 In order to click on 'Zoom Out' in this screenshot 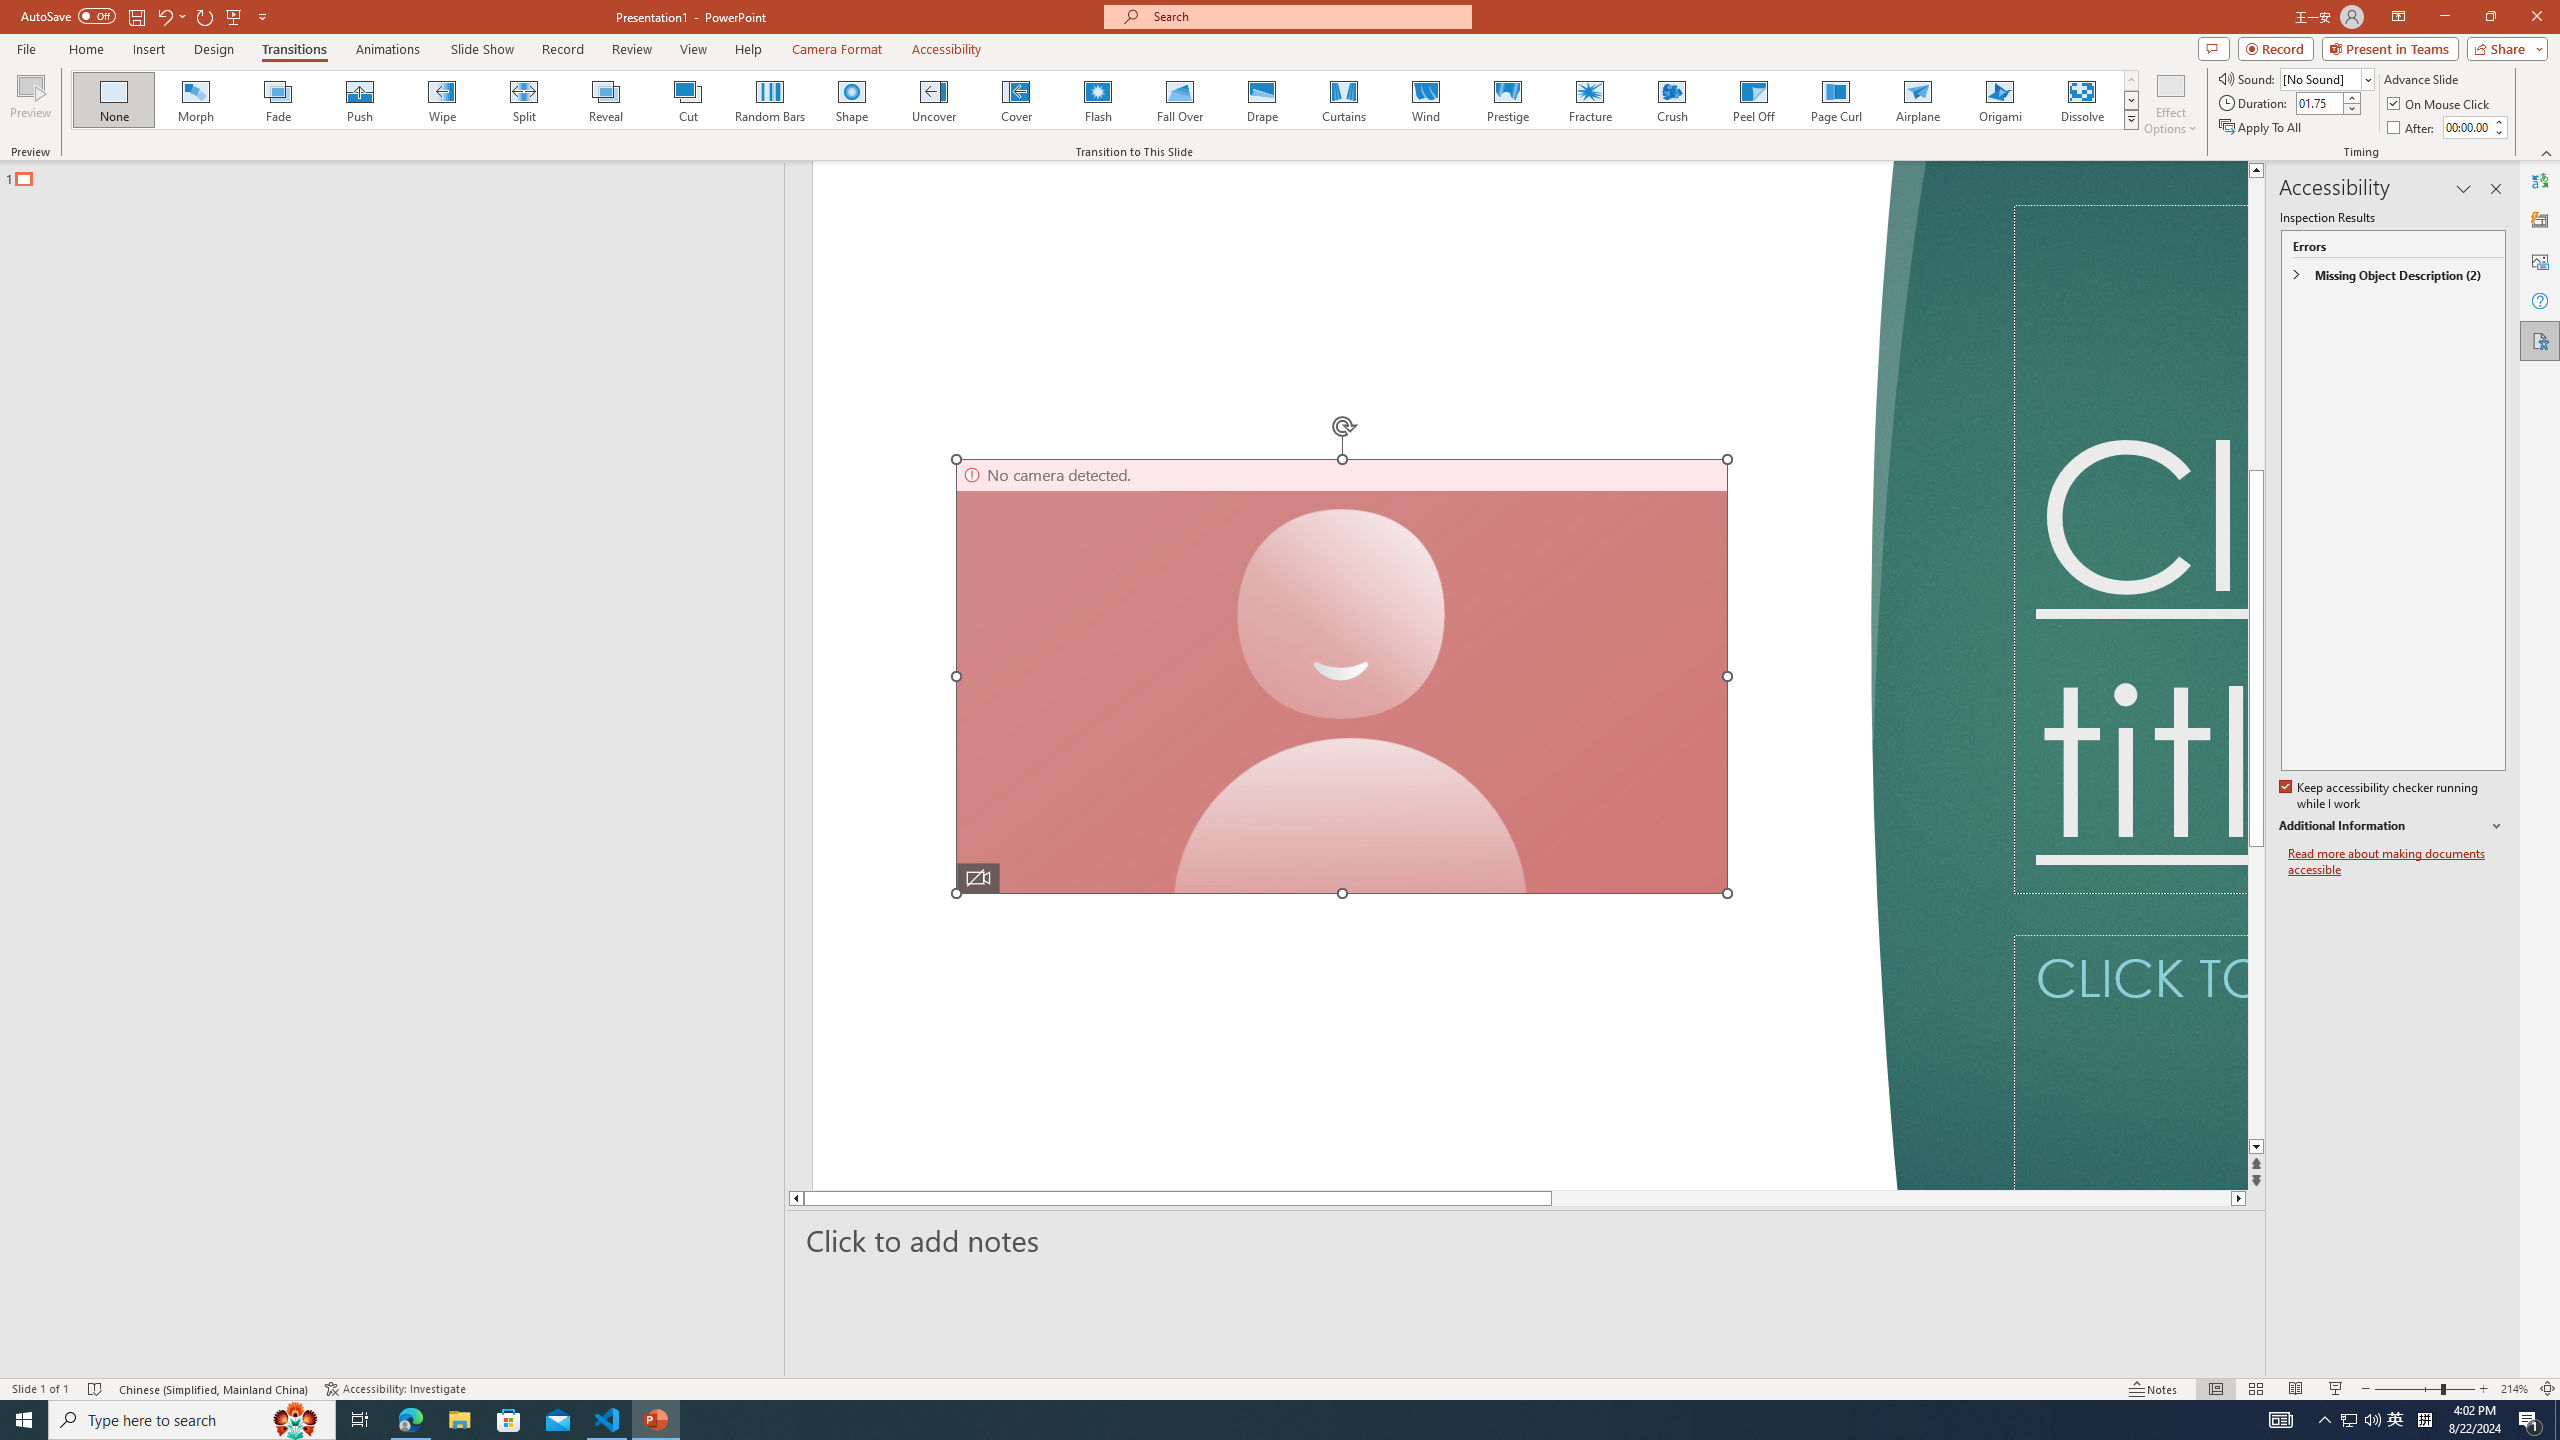, I will do `click(2408, 1389)`.